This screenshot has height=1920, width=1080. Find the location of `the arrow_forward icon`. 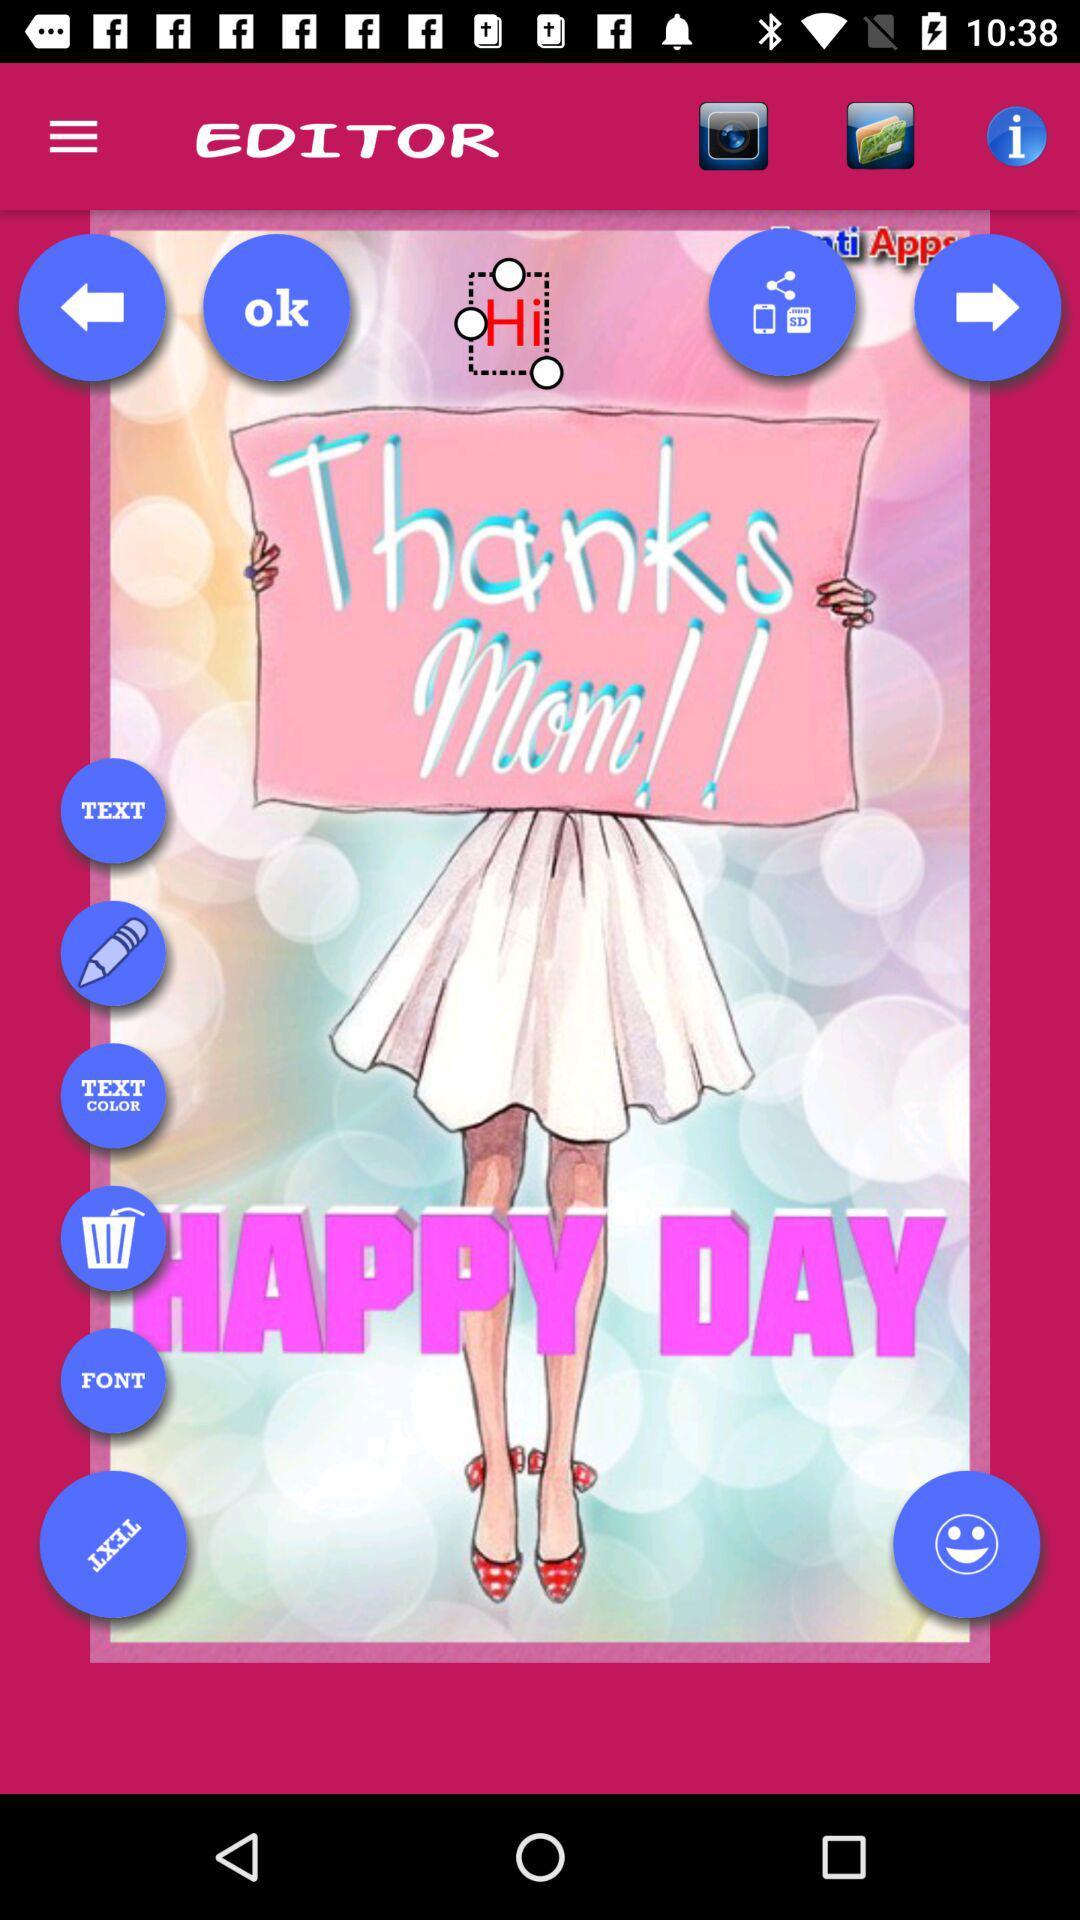

the arrow_forward icon is located at coordinates (986, 306).